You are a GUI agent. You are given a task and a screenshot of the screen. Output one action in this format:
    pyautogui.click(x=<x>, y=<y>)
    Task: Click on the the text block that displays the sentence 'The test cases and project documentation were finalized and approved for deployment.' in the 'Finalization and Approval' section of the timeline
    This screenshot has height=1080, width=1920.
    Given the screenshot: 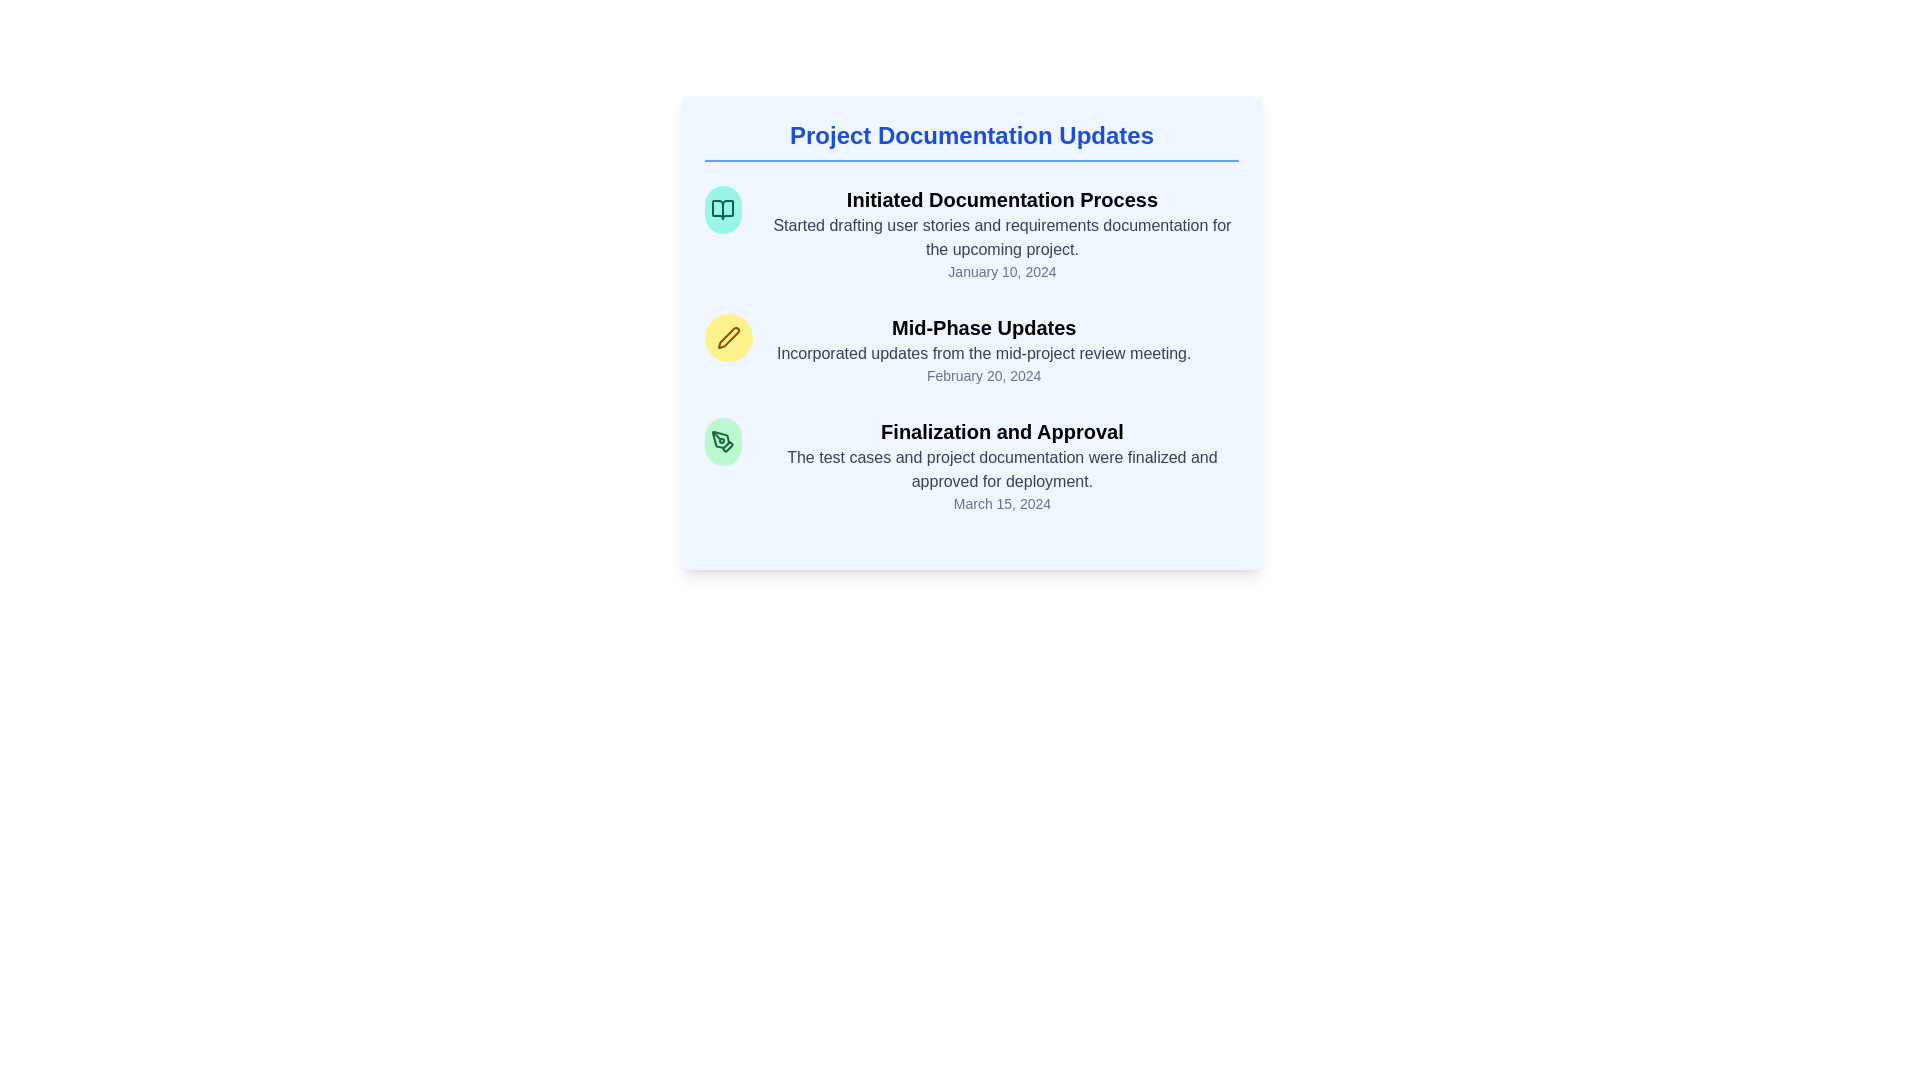 What is the action you would take?
    pyautogui.click(x=1002, y=470)
    